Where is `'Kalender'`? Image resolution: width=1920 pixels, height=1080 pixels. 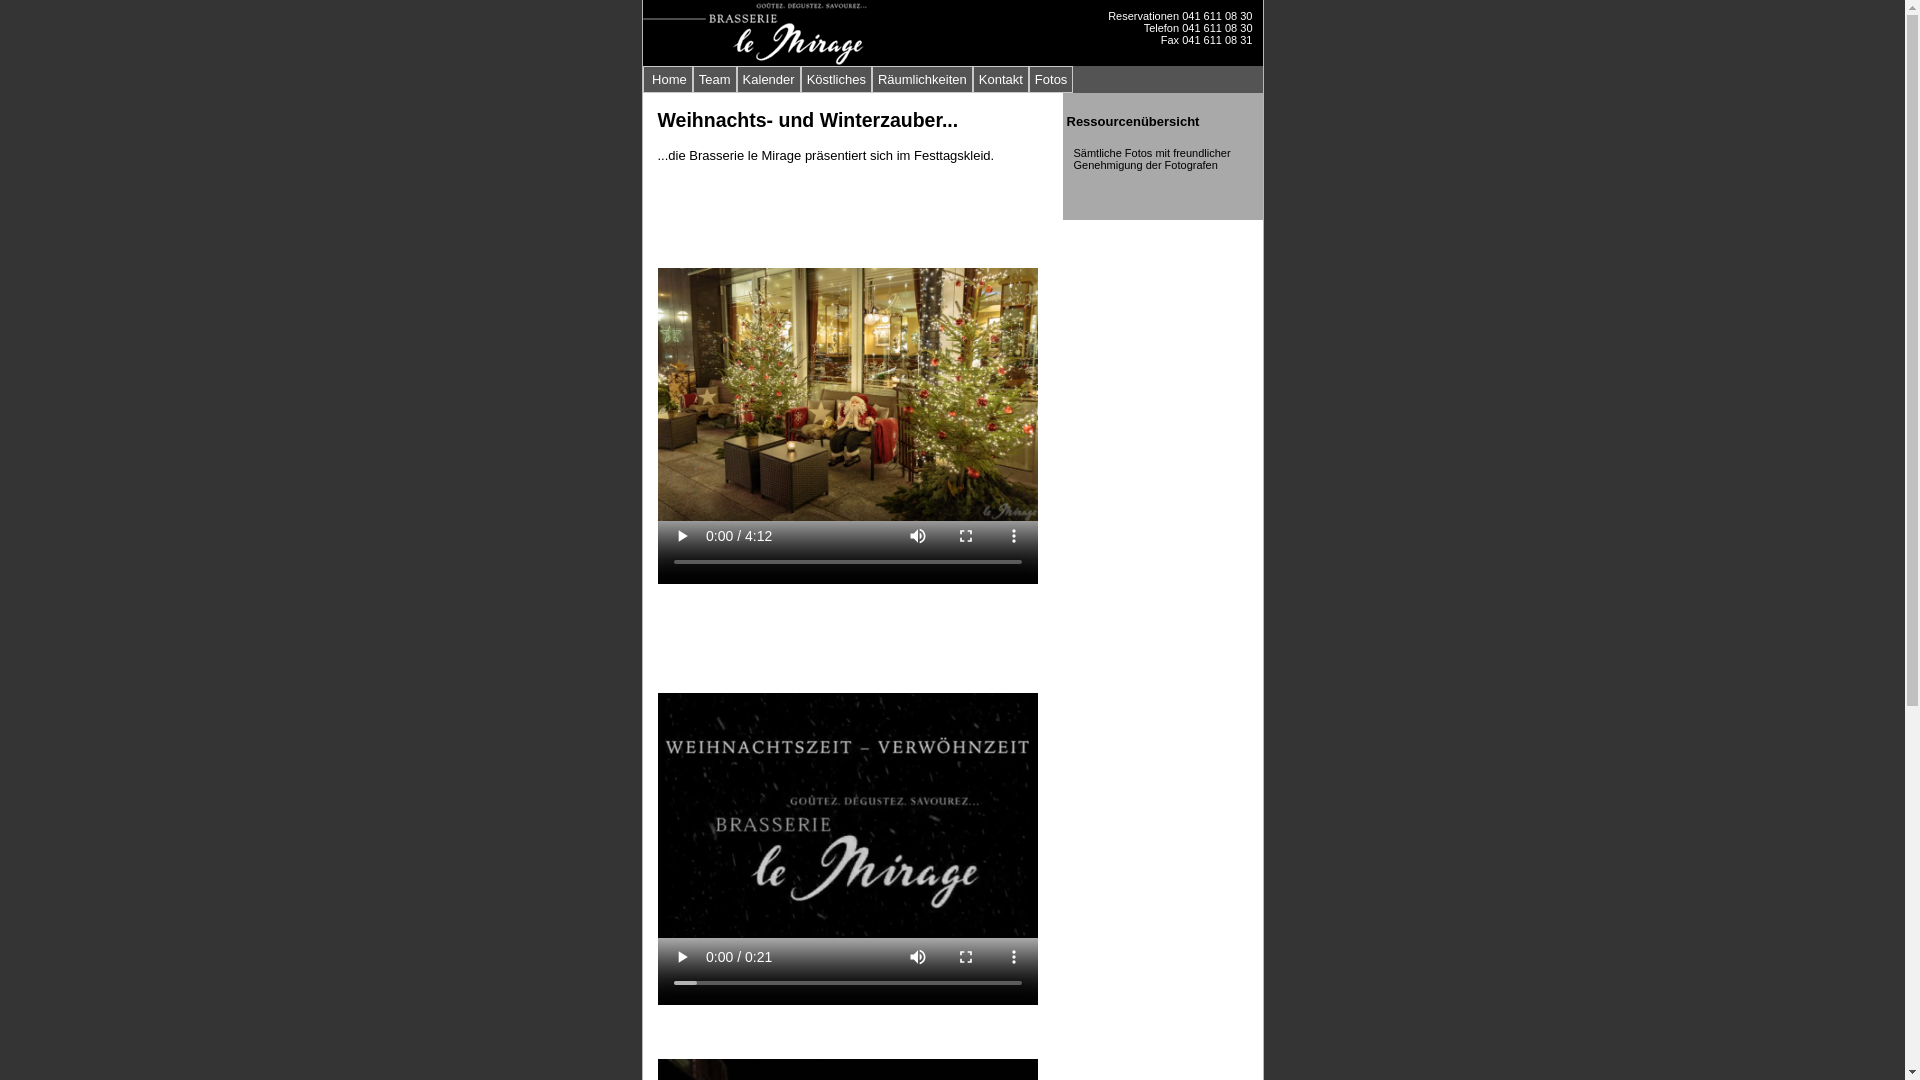 'Kalender' is located at coordinates (767, 78).